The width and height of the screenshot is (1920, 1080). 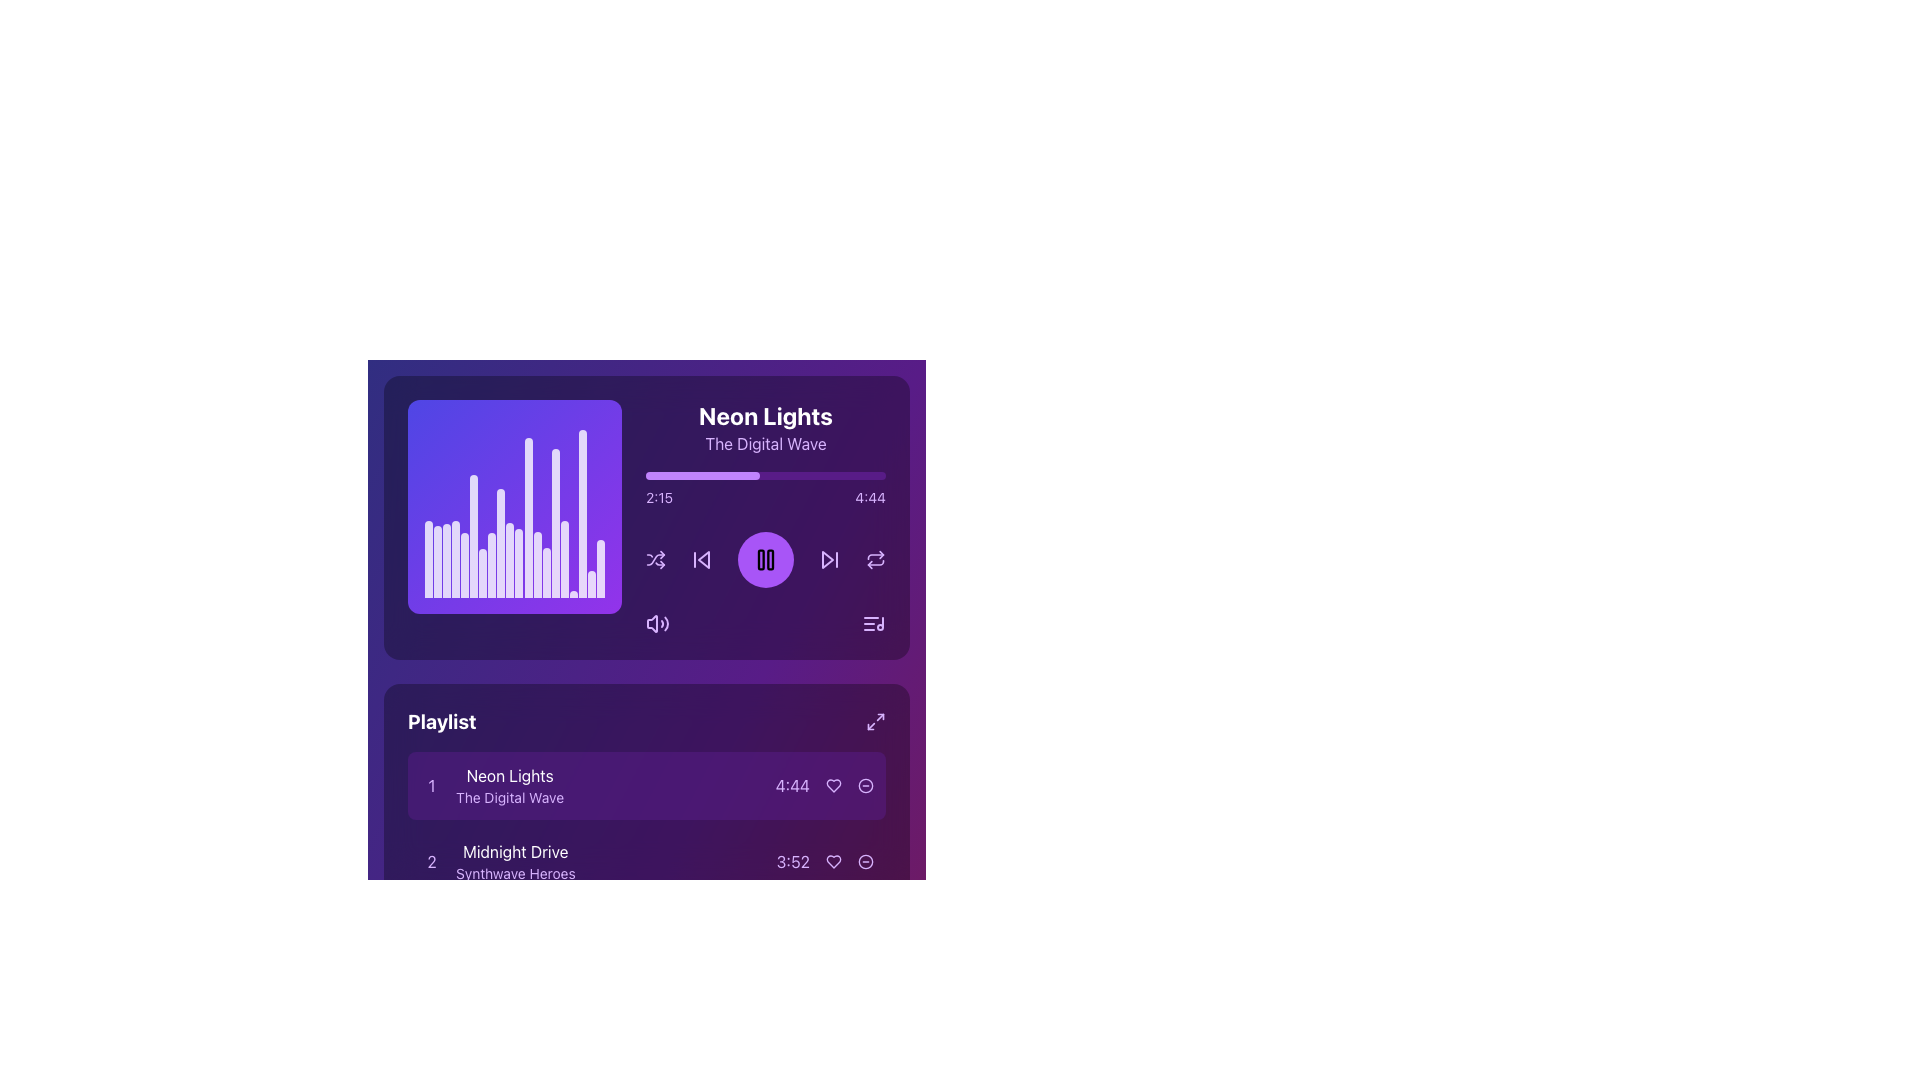 What do you see at coordinates (873, 623) in the screenshot?
I see `the compact rectangular graphical icon with a circular music-related symbol, located in the upper-right corner of the music player control interface, to change its color` at bounding box center [873, 623].